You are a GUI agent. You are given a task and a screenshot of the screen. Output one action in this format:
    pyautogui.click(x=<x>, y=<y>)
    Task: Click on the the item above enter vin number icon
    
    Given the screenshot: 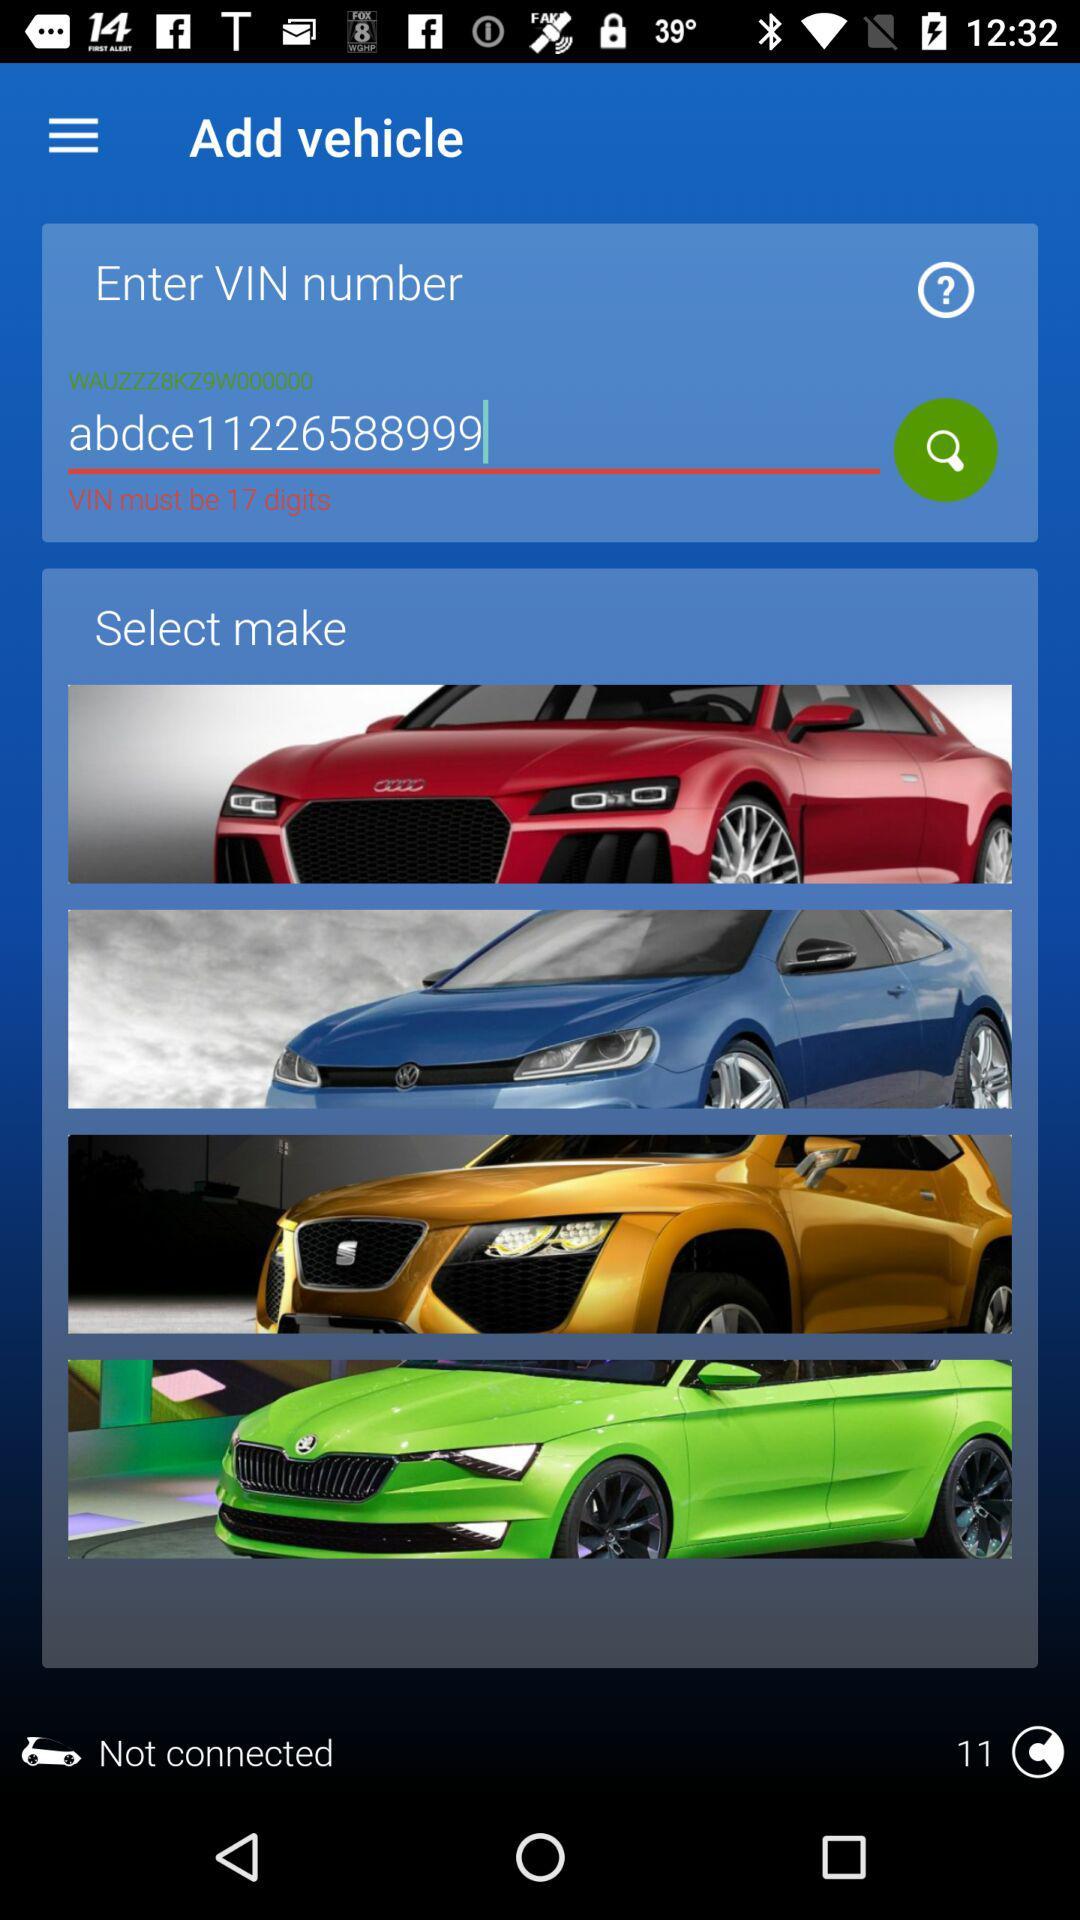 What is the action you would take?
    pyautogui.click(x=72, y=135)
    